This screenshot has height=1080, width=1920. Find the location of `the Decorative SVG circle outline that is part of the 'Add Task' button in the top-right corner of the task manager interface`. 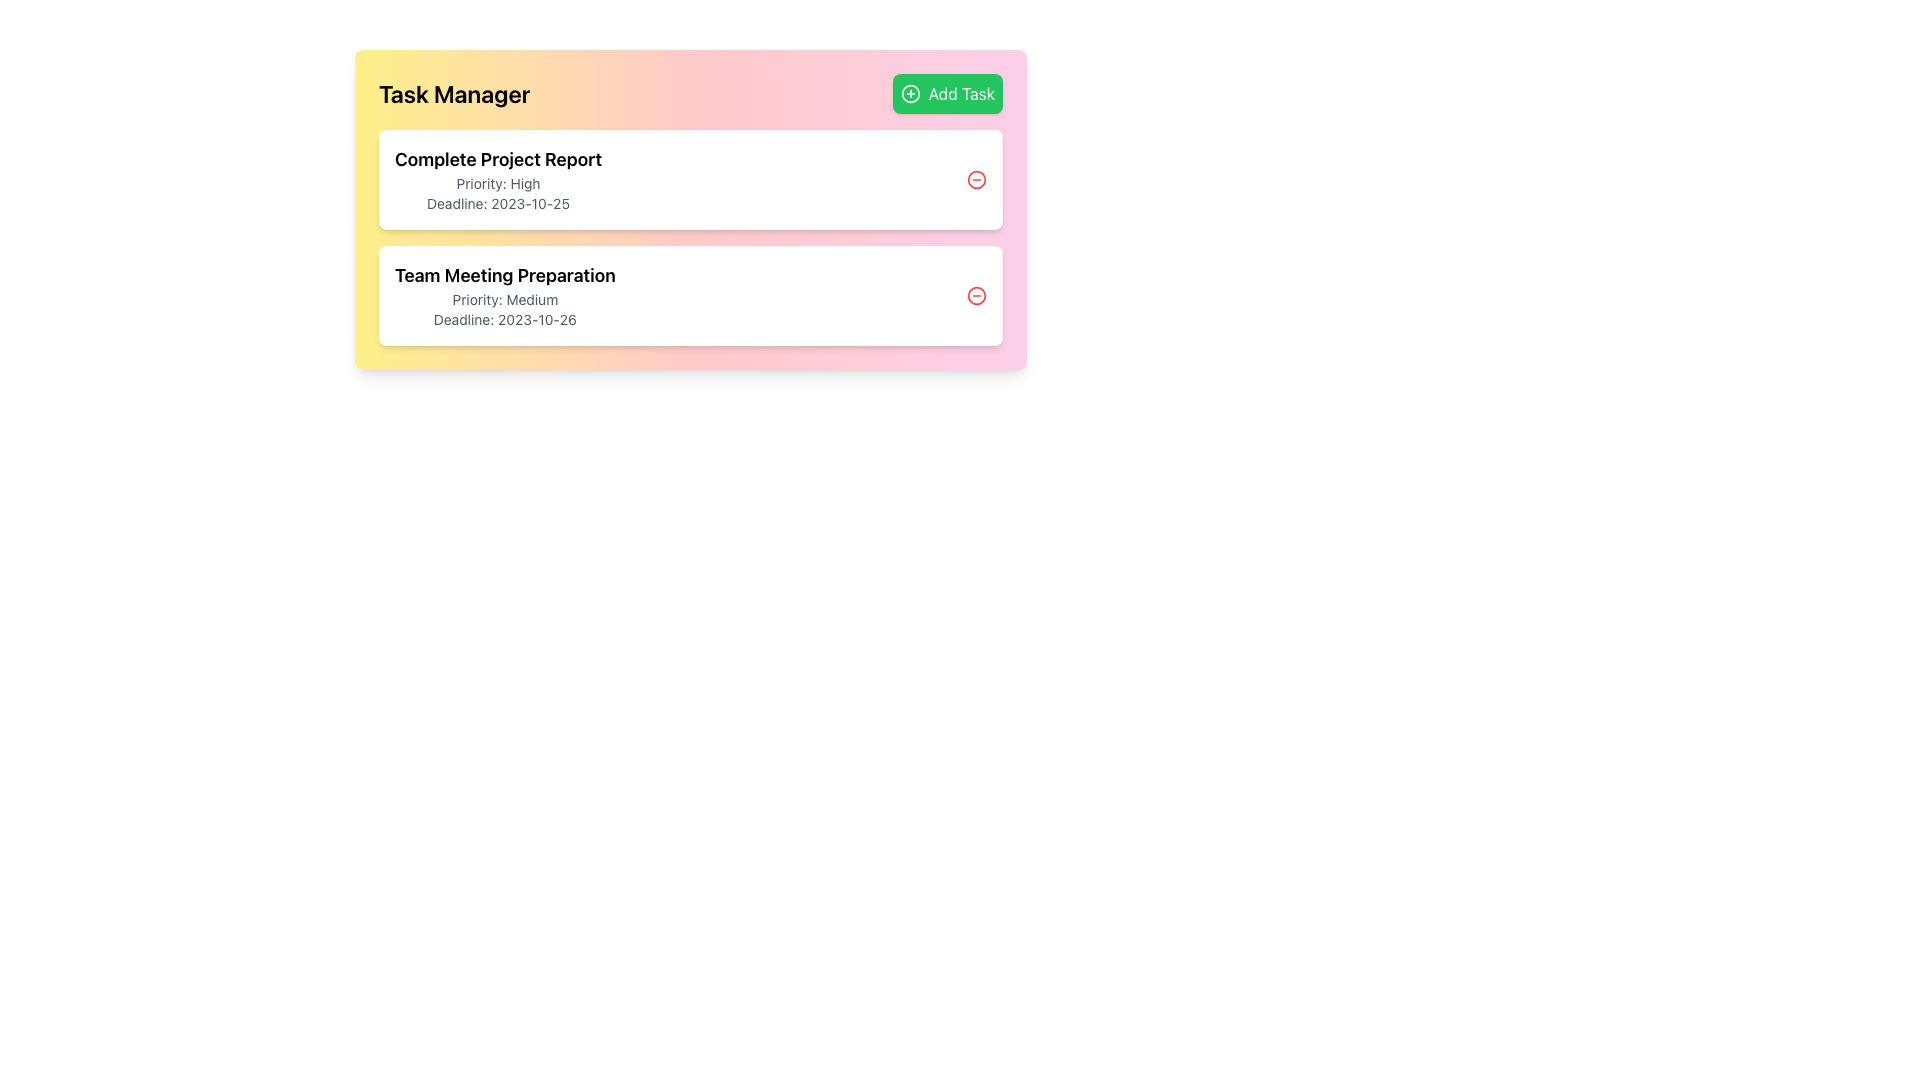

the Decorative SVG circle outline that is part of the 'Add Task' button in the top-right corner of the task manager interface is located at coordinates (909, 93).